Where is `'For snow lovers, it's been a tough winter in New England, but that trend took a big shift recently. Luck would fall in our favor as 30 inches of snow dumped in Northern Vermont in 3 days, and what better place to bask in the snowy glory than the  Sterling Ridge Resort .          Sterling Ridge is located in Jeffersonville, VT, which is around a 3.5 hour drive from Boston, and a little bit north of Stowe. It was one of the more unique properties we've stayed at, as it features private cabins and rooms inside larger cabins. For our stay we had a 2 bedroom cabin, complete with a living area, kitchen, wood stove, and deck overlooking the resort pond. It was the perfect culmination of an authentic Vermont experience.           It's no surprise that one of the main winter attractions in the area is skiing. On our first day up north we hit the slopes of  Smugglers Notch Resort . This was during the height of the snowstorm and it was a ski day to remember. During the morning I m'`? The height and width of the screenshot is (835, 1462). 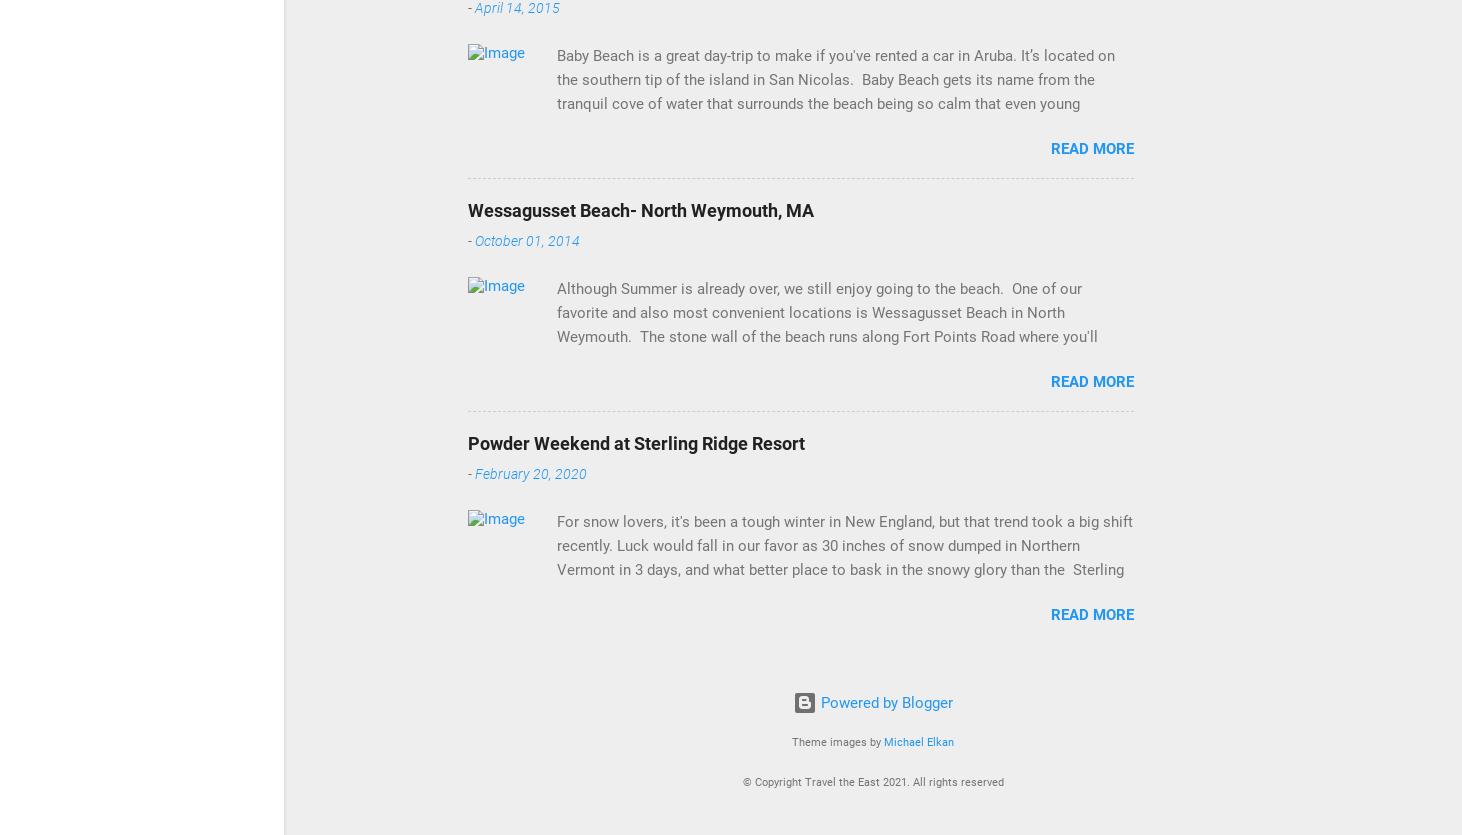
'For snow lovers, it's been a tough winter in New England, but that trend took a big shift recently. Luck would fall in our favor as 30 inches of snow dumped in Northern Vermont in 3 days, and what better place to bask in the snowy glory than the  Sterling Ridge Resort .          Sterling Ridge is located in Jeffersonville, VT, which is around a 3.5 hour drive from Boston, and a little bit north of Stowe. It was one of the more unique properties we've stayed at, as it features private cabins and rooms inside larger cabins. For our stay we had a 2 bedroom cabin, complete with a living area, kitchen, wood stove, and deck overlooking the resort pond. It was the perfect culmination of an authentic Vermont experience.           It's no surprise that one of the main winter attractions in the area is skiing. On our first day up north we hit the slopes of  Smugglers Notch Resort . This was during the height of the snowstorm and it was a ski day to remember. During the morning I m' is located at coordinates (556, 652).